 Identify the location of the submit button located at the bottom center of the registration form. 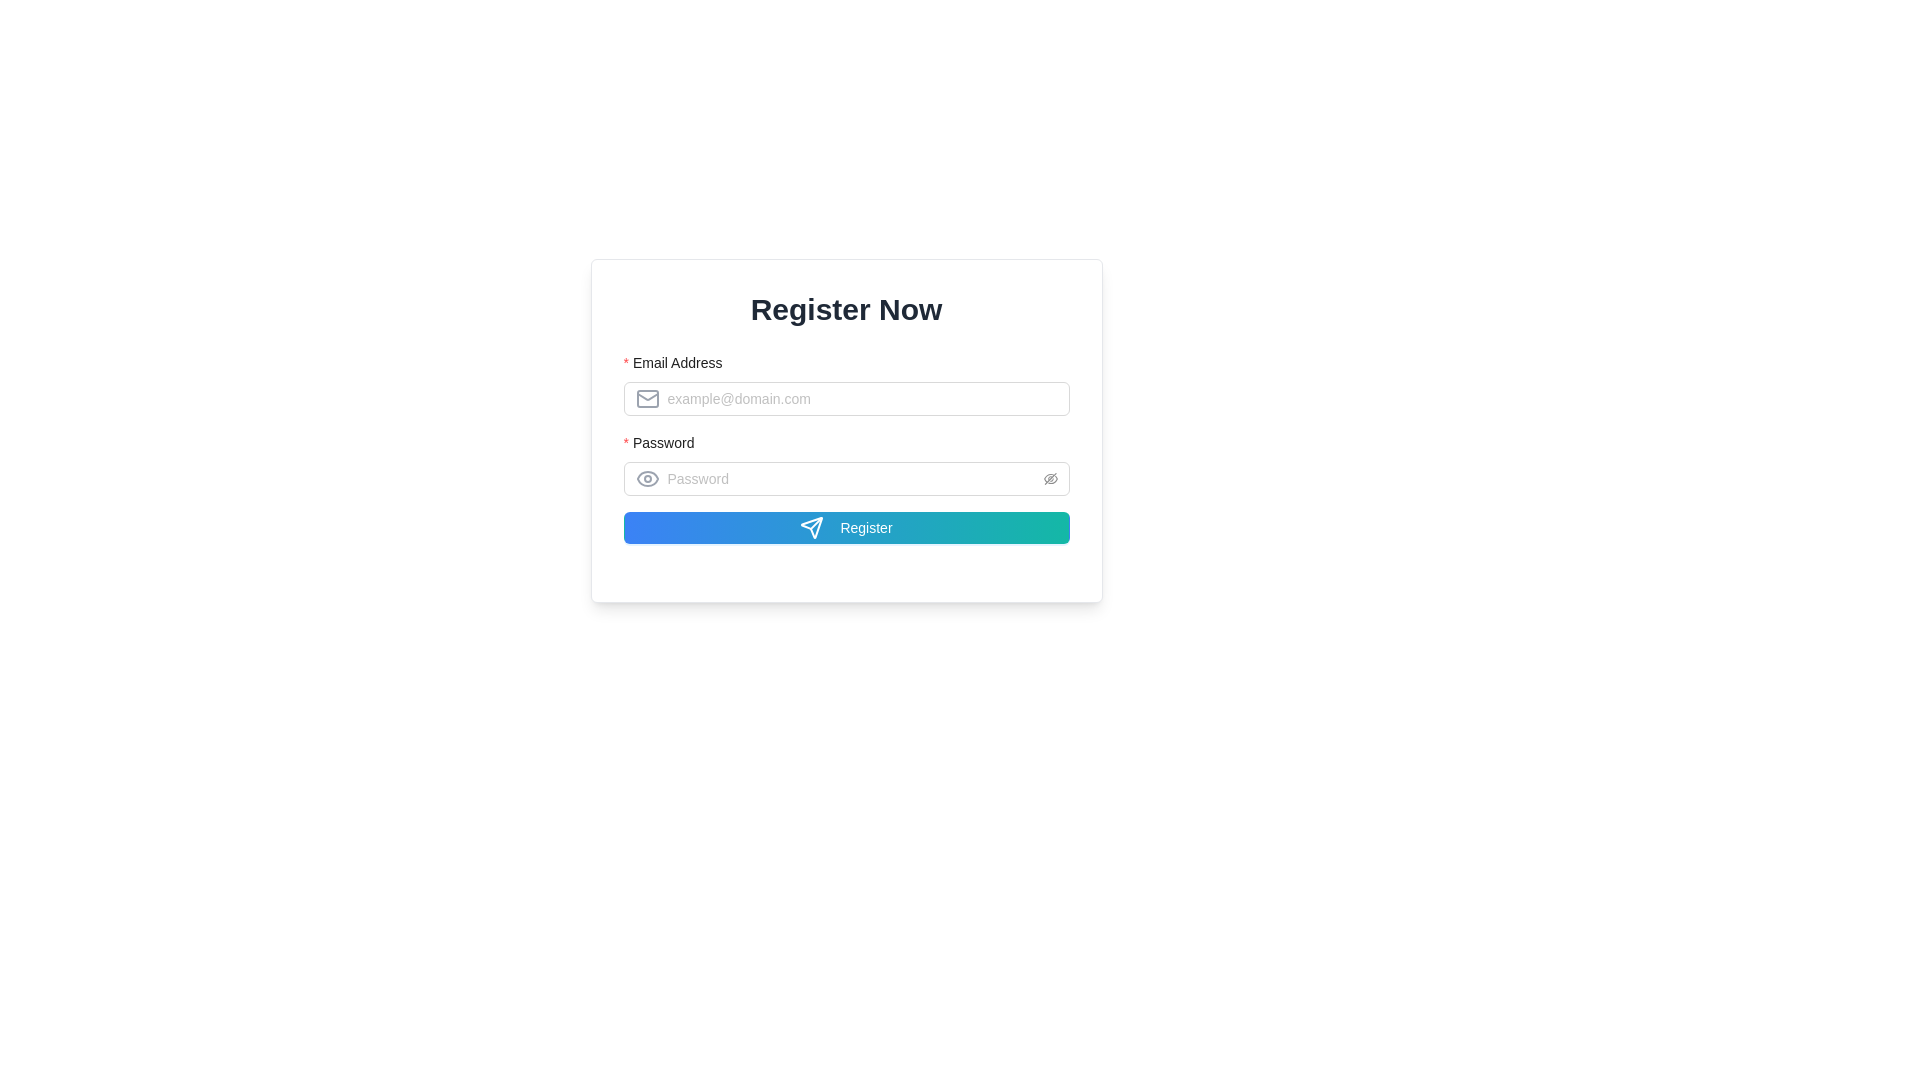
(846, 527).